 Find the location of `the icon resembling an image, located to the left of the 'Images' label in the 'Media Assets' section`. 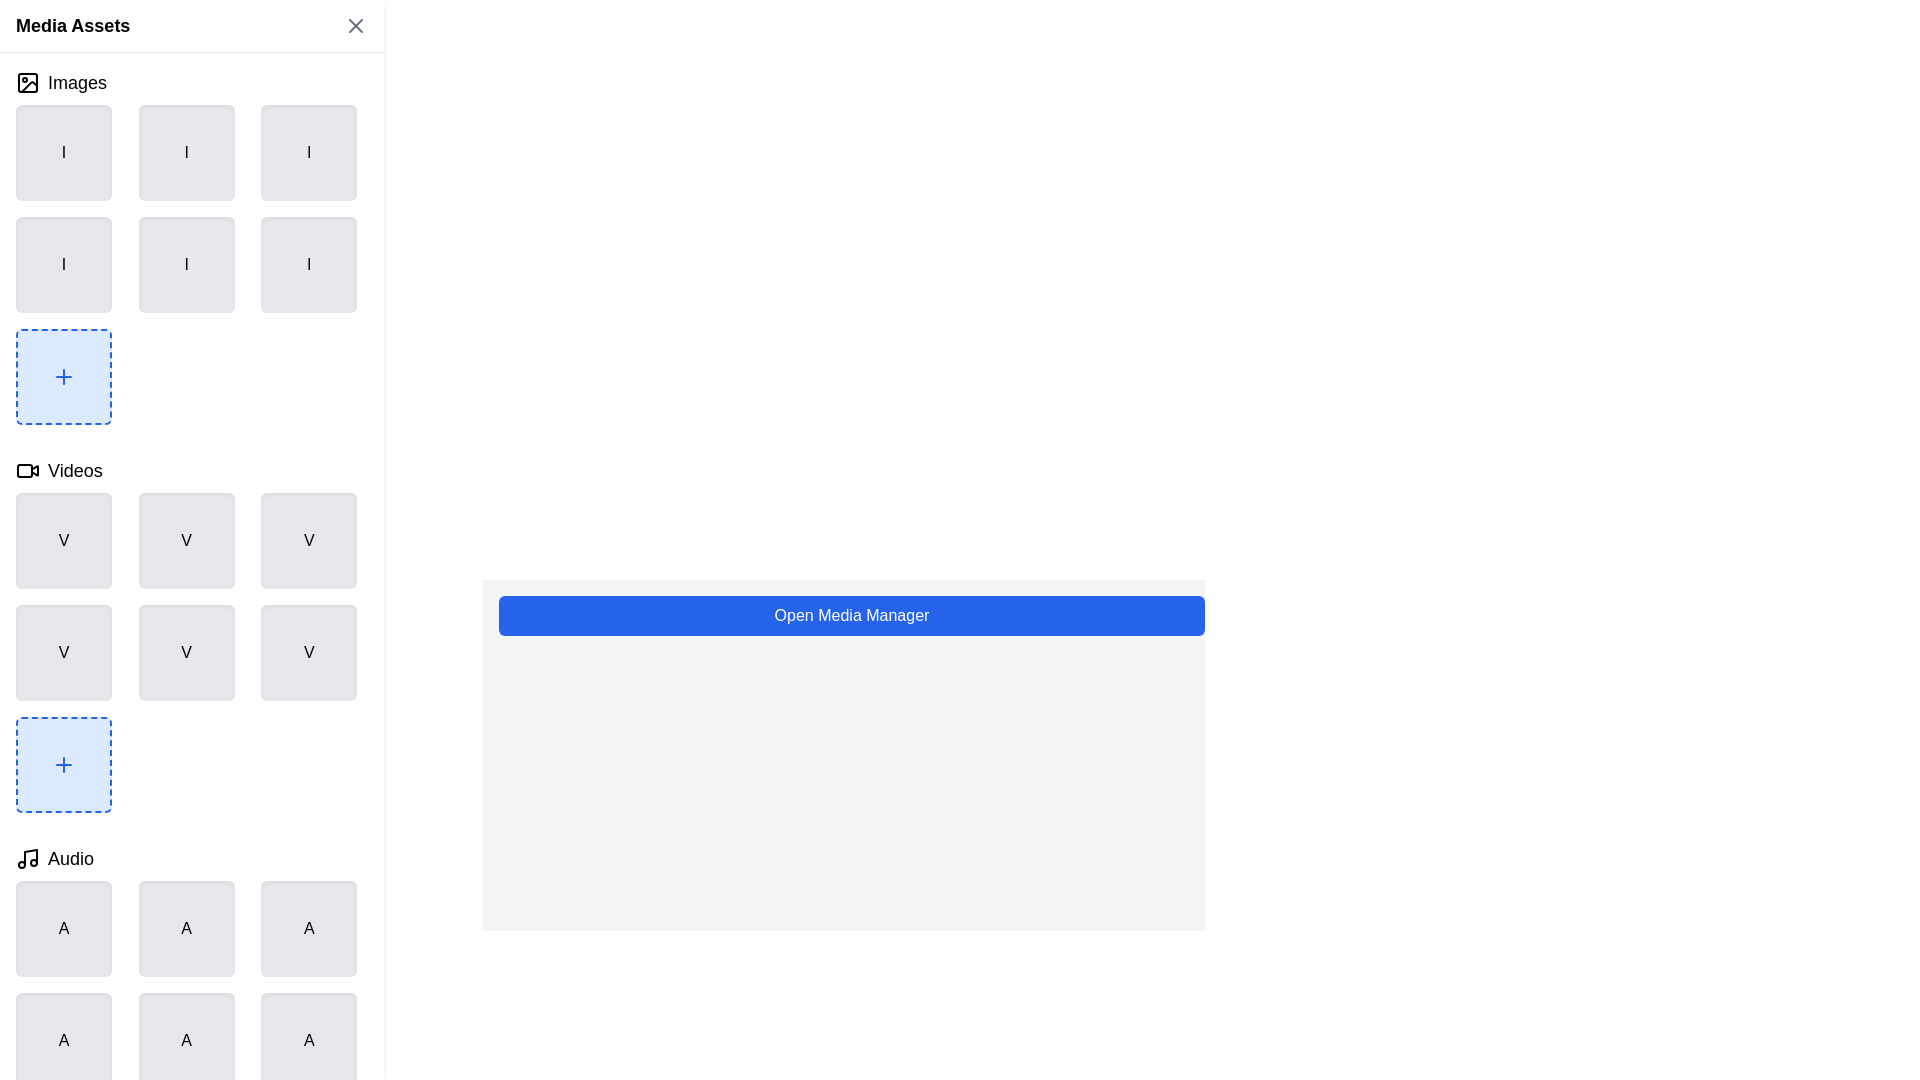

the icon resembling an image, located to the left of the 'Images' label in the 'Media Assets' section is located at coordinates (28, 82).